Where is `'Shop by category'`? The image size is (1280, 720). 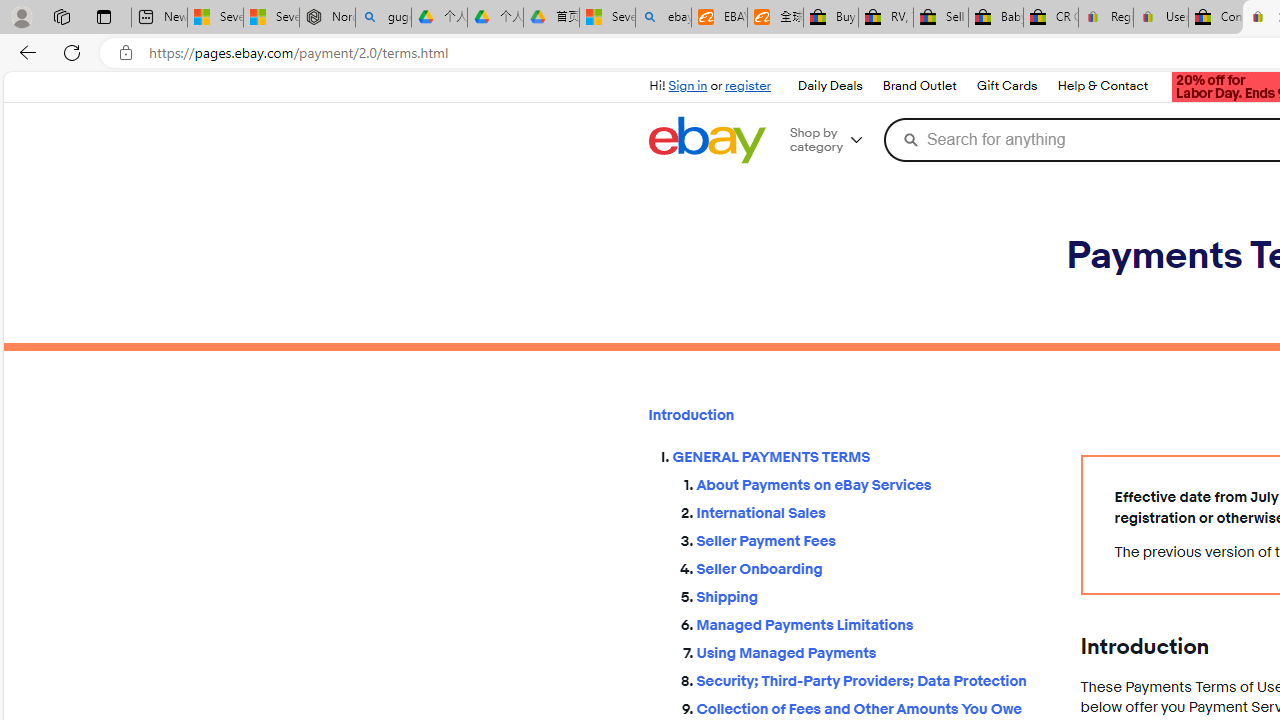
'Shop by category' is located at coordinates (833, 139).